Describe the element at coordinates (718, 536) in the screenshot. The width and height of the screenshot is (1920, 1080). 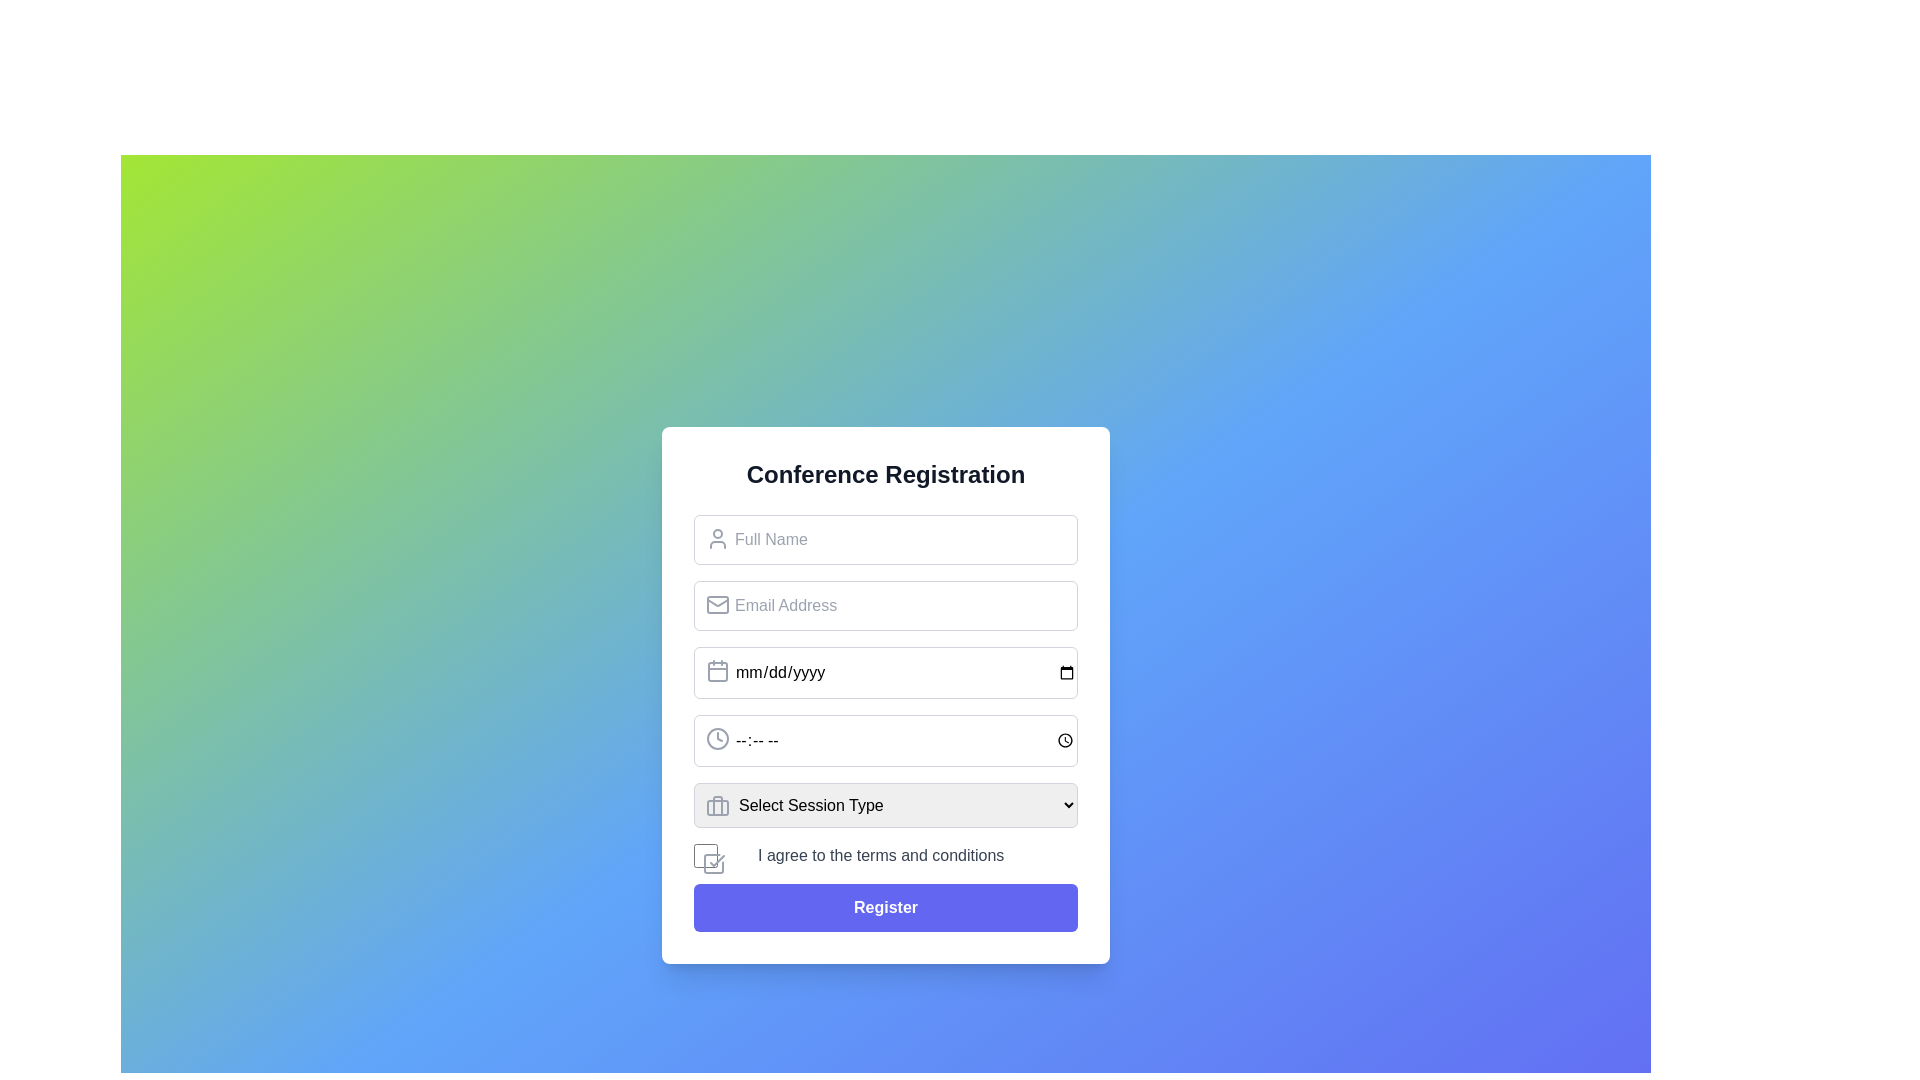
I see `the icon indicating the purpose of the 'Full Name' input field for potential interaction` at that location.